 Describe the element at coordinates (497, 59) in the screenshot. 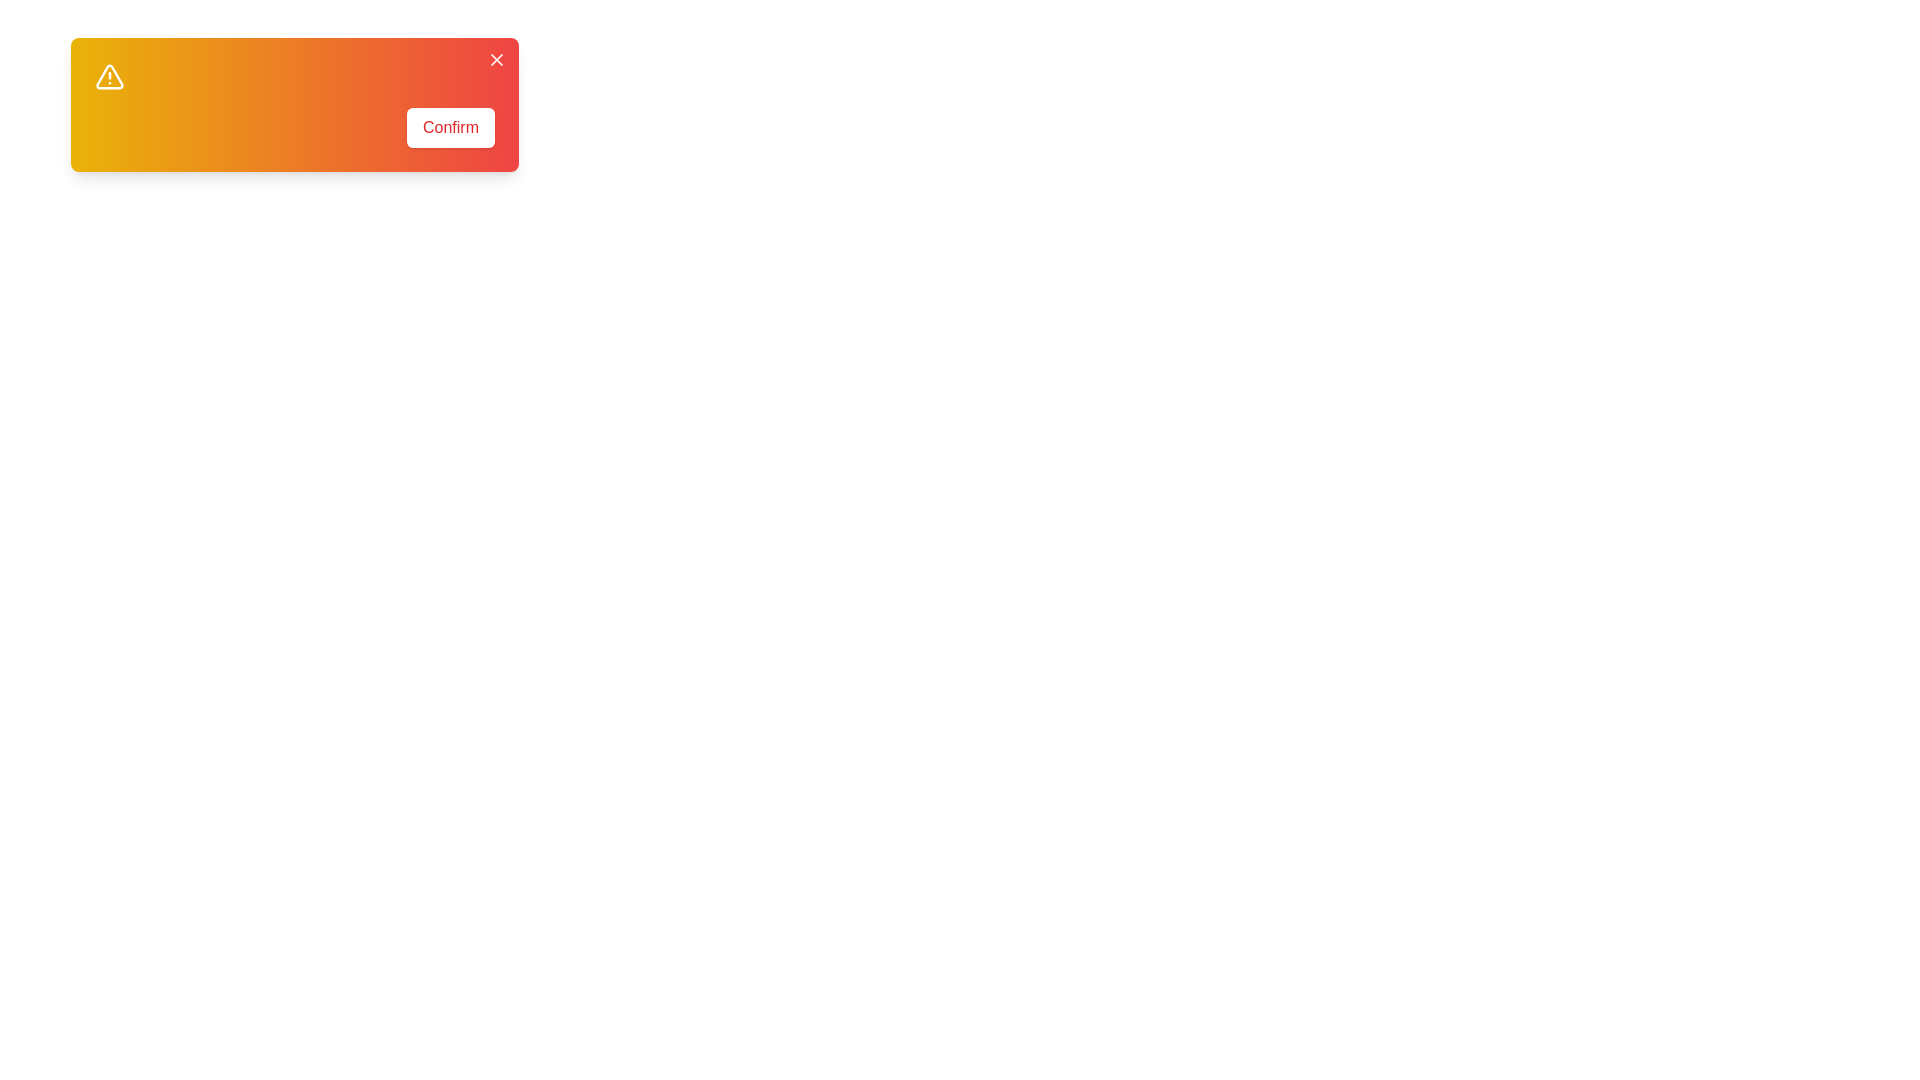

I see `the small red circular close button with a white cross (X) located at the top-right corner of the notification card to trigger hover effects` at that location.